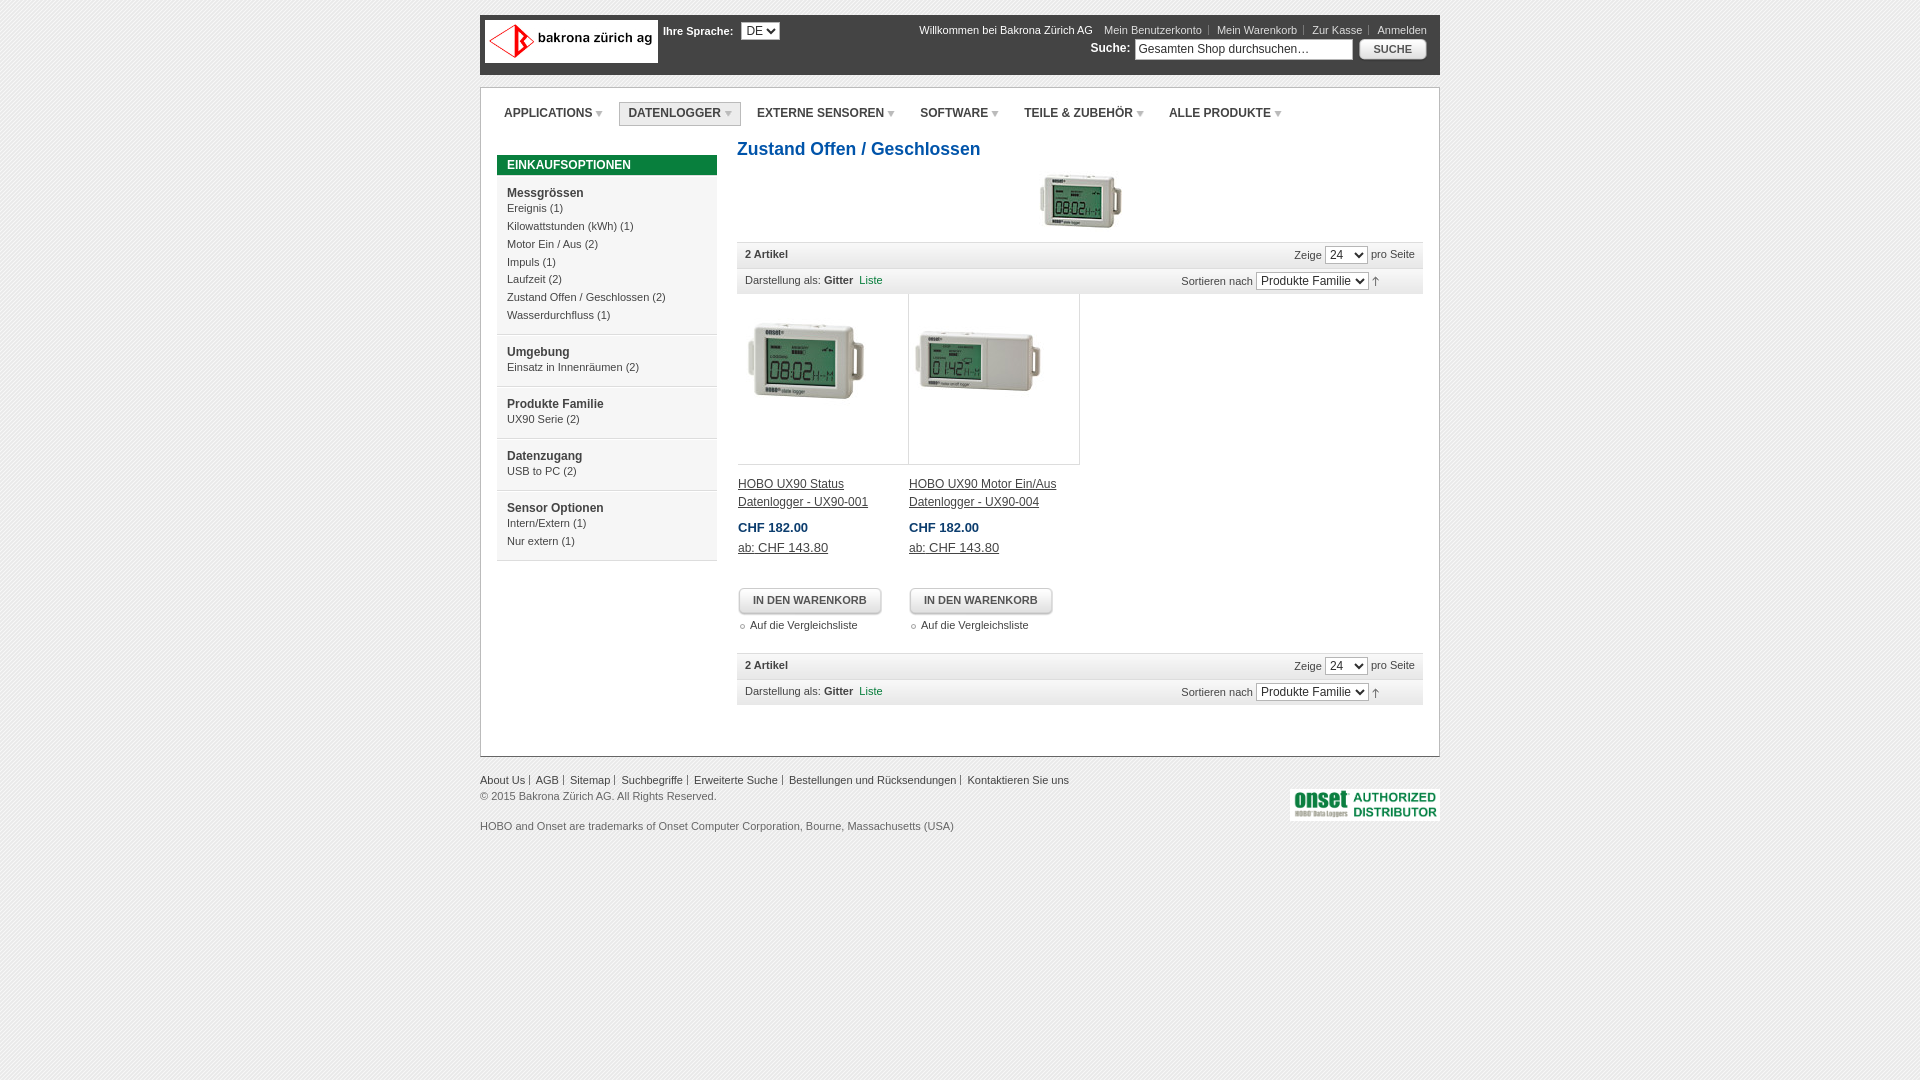 The width and height of the screenshot is (1920, 1080). What do you see at coordinates (547, 778) in the screenshot?
I see `'AGB'` at bounding box center [547, 778].